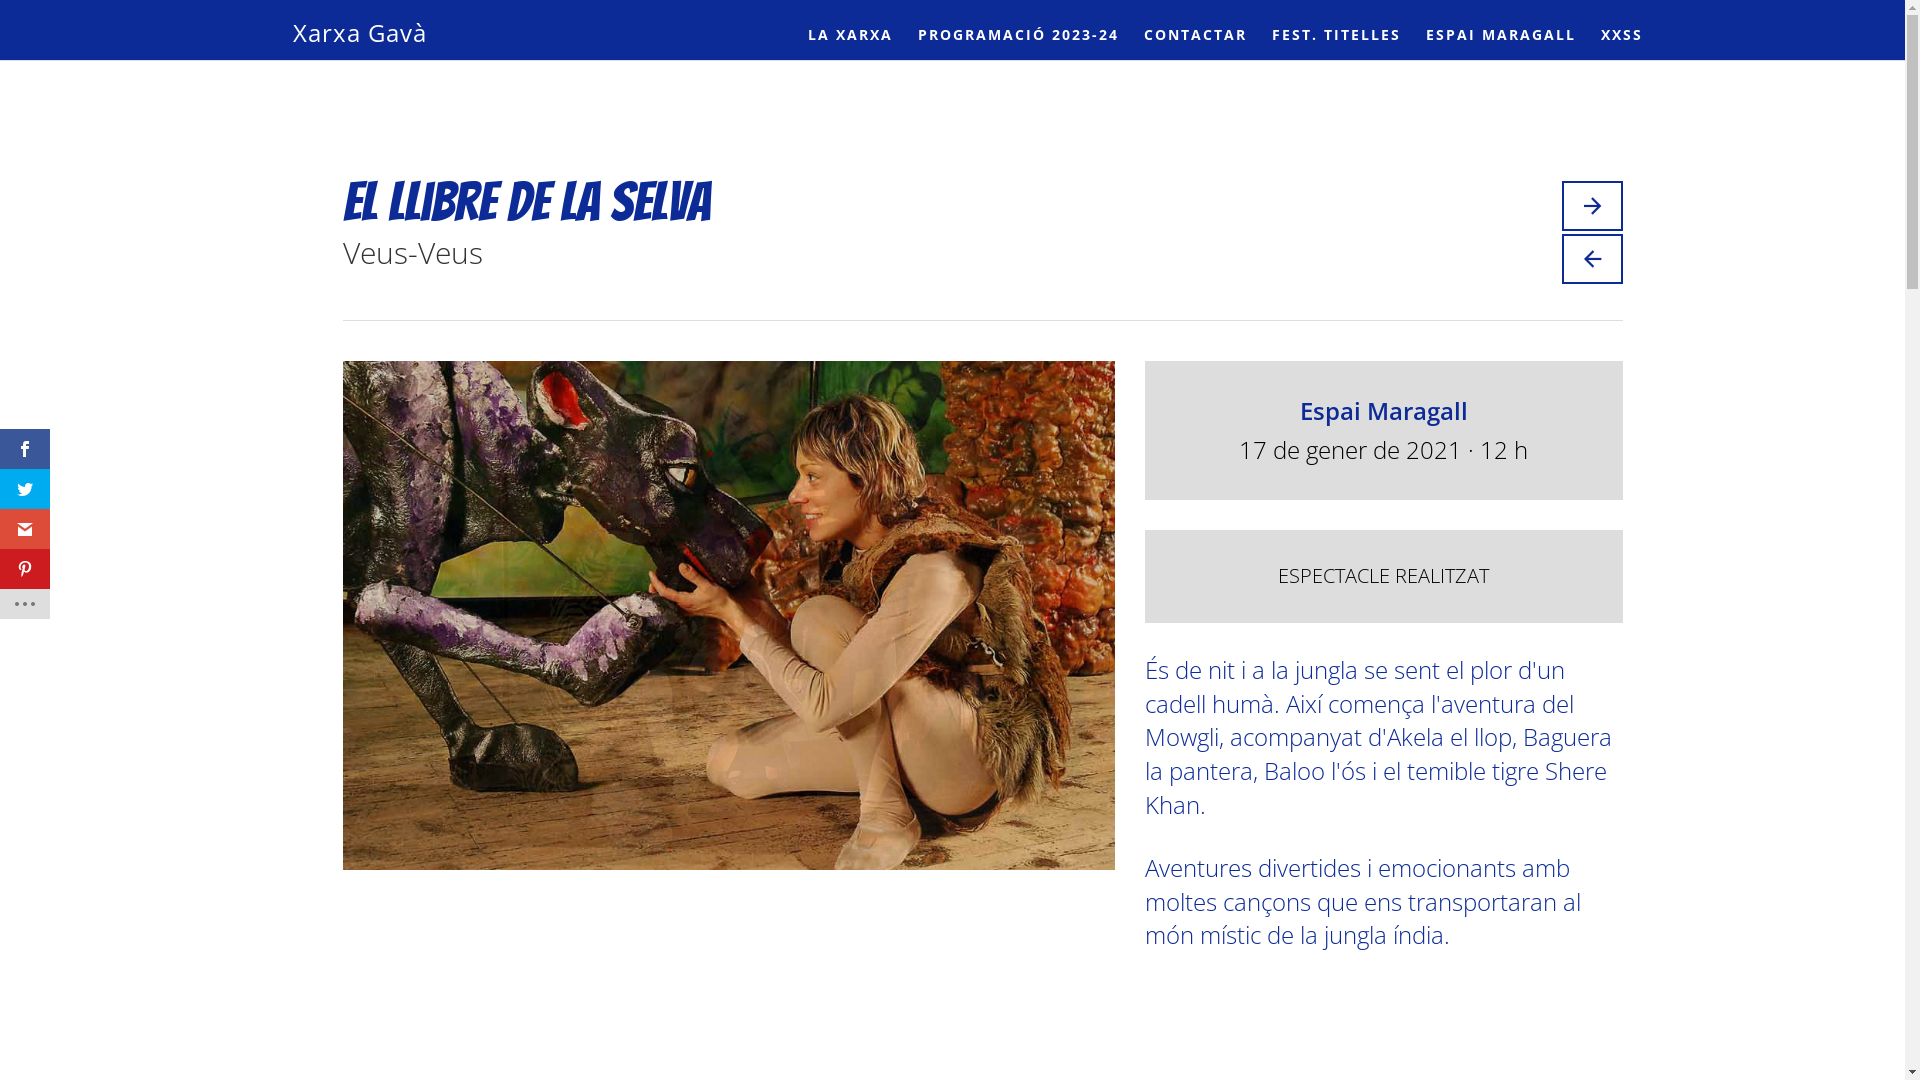 The width and height of the screenshot is (1920, 1080). I want to click on 'Espai Maragall', so click(1382, 409).